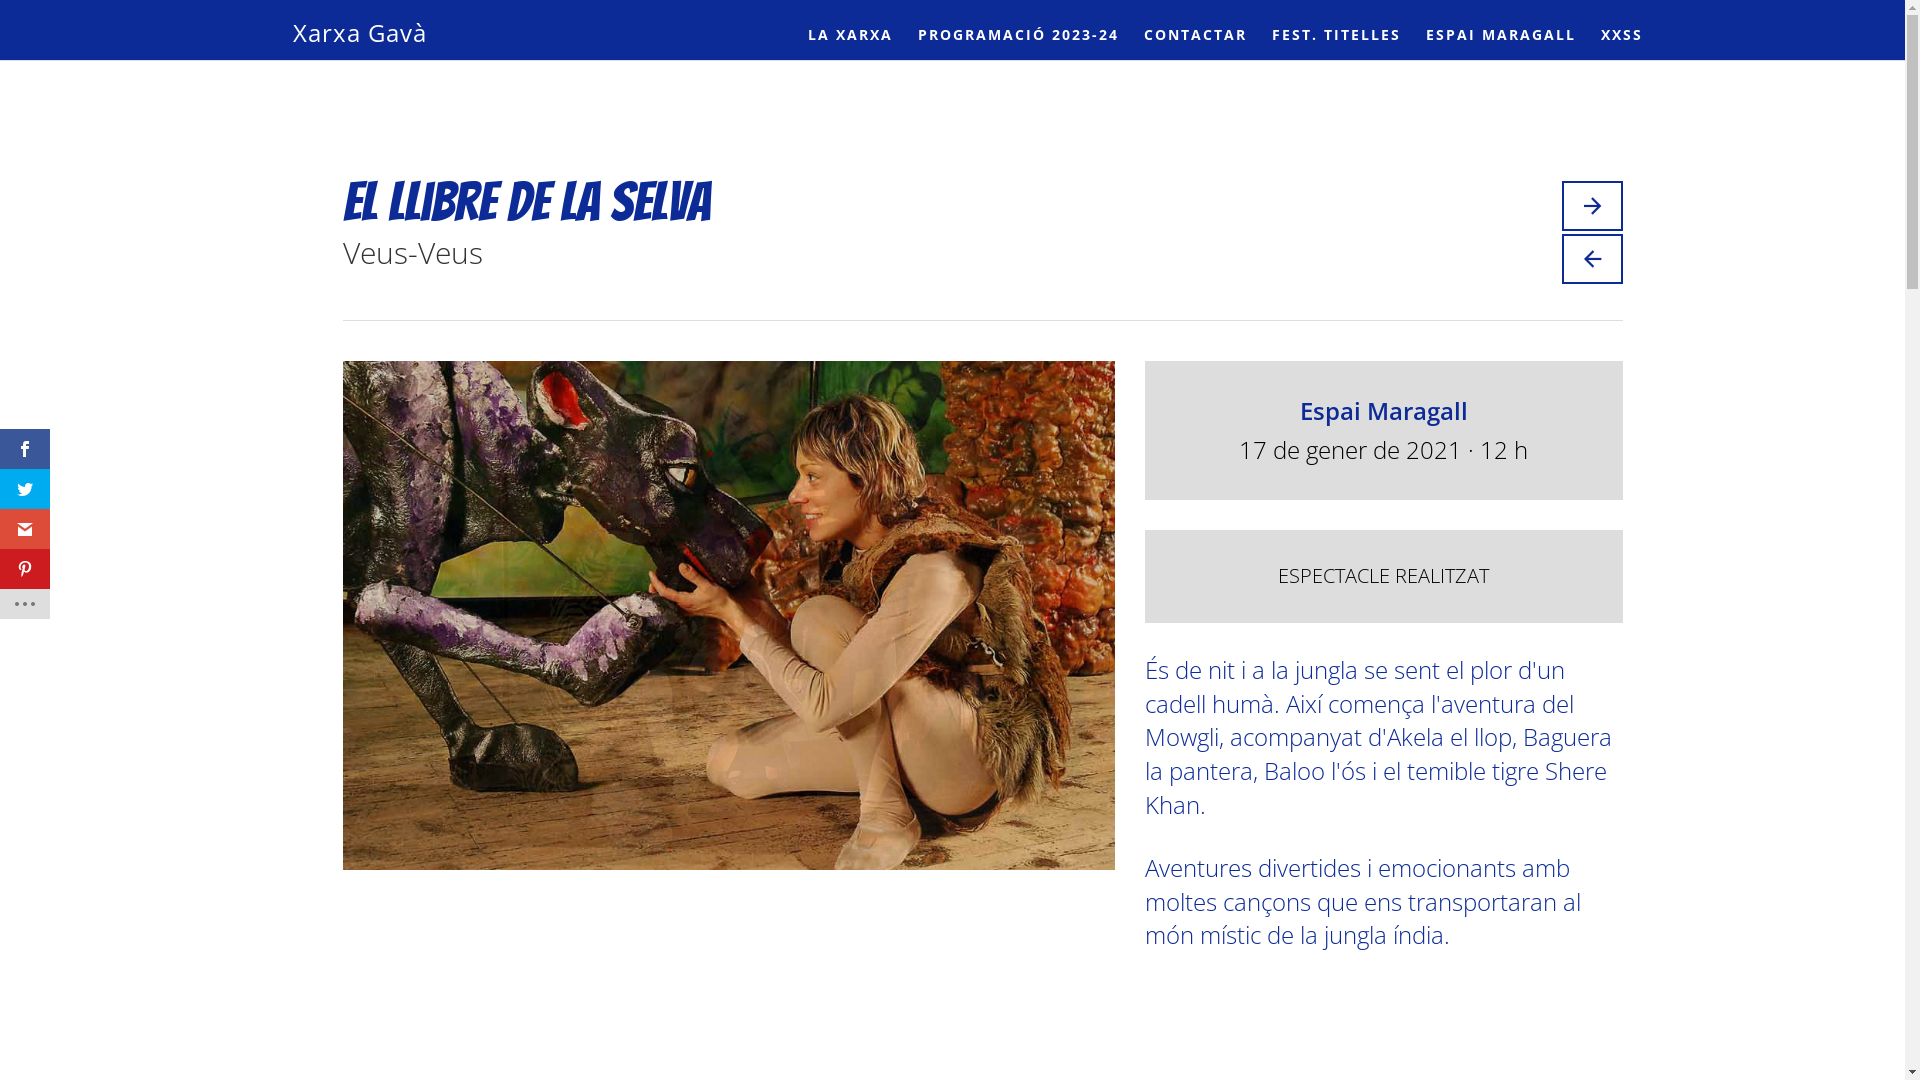 The width and height of the screenshot is (1920, 1080). I want to click on 'Espai Maragall', so click(1382, 409).